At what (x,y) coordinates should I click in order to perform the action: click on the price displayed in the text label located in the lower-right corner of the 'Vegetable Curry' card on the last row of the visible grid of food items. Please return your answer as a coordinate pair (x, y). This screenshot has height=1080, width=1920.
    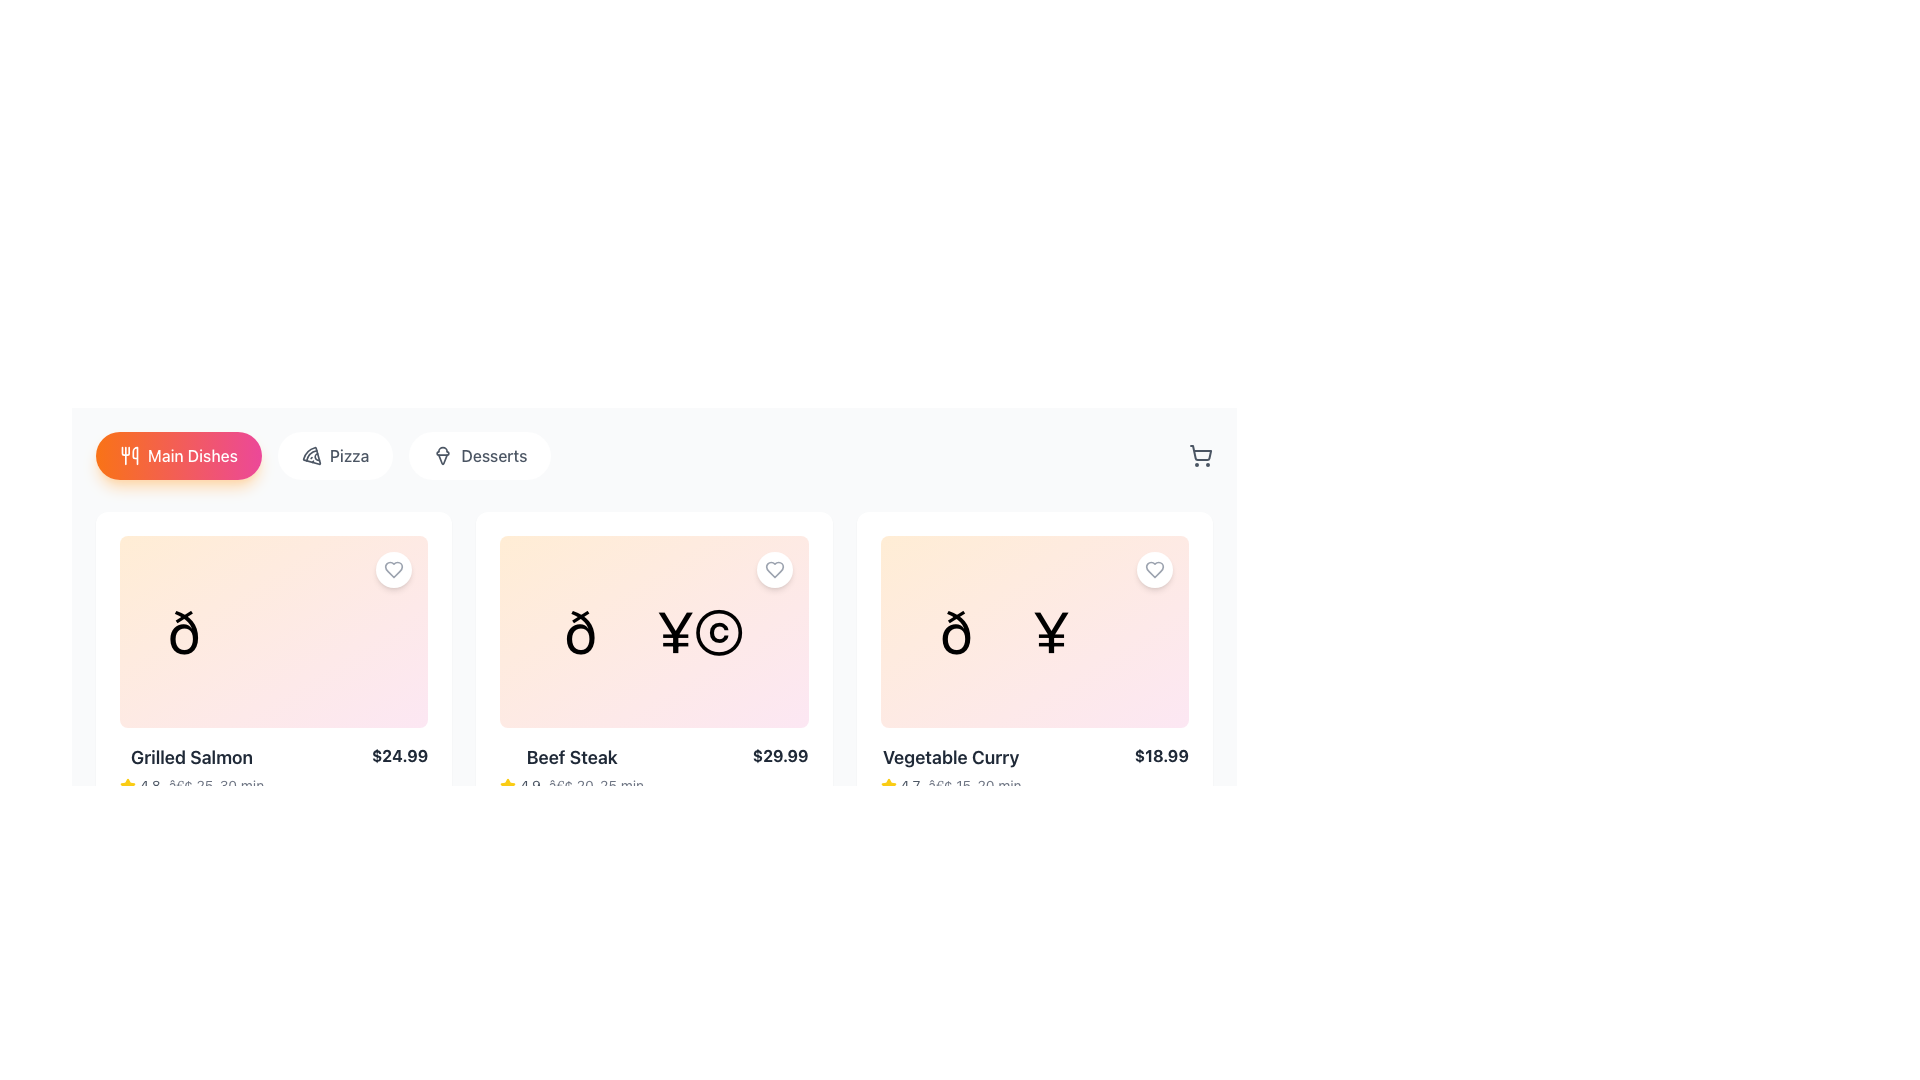
    Looking at the image, I should click on (1161, 756).